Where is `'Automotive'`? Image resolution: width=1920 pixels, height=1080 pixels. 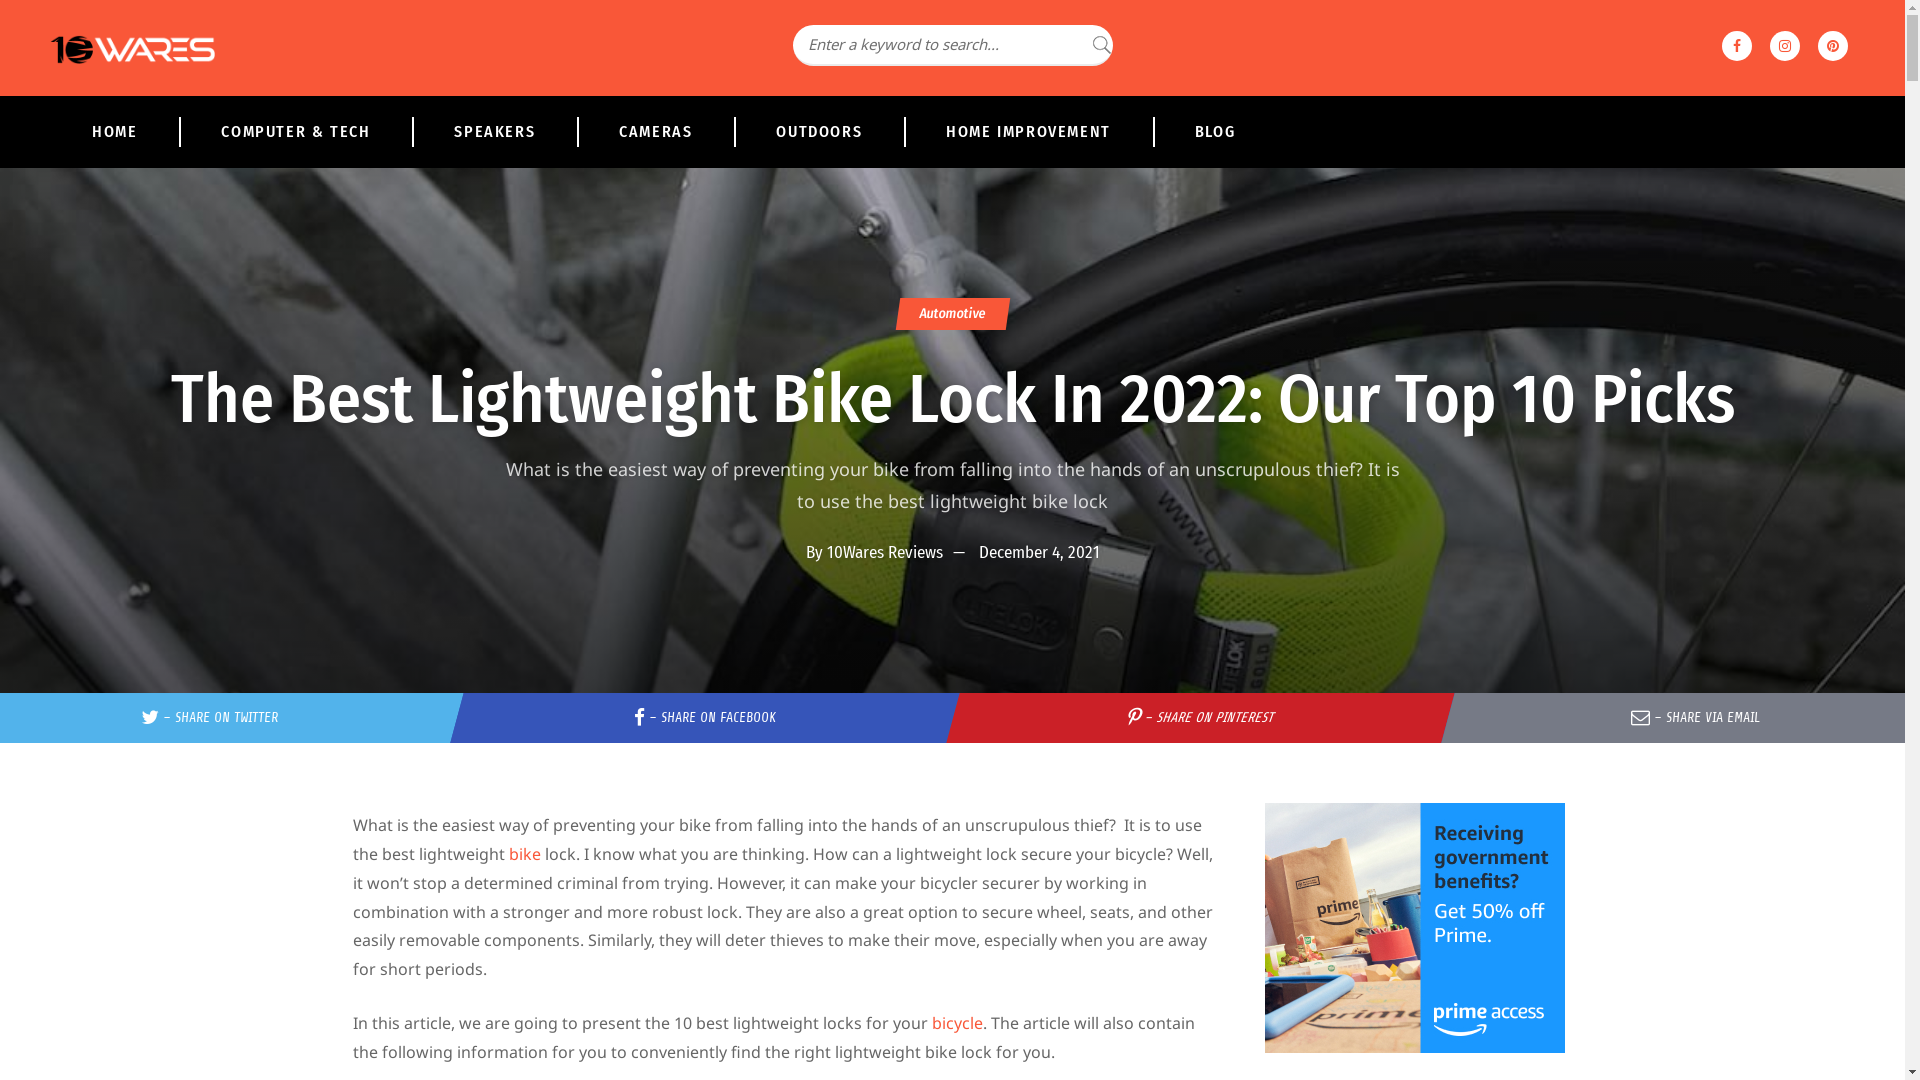 'Automotive' is located at coordinates (949, 313).